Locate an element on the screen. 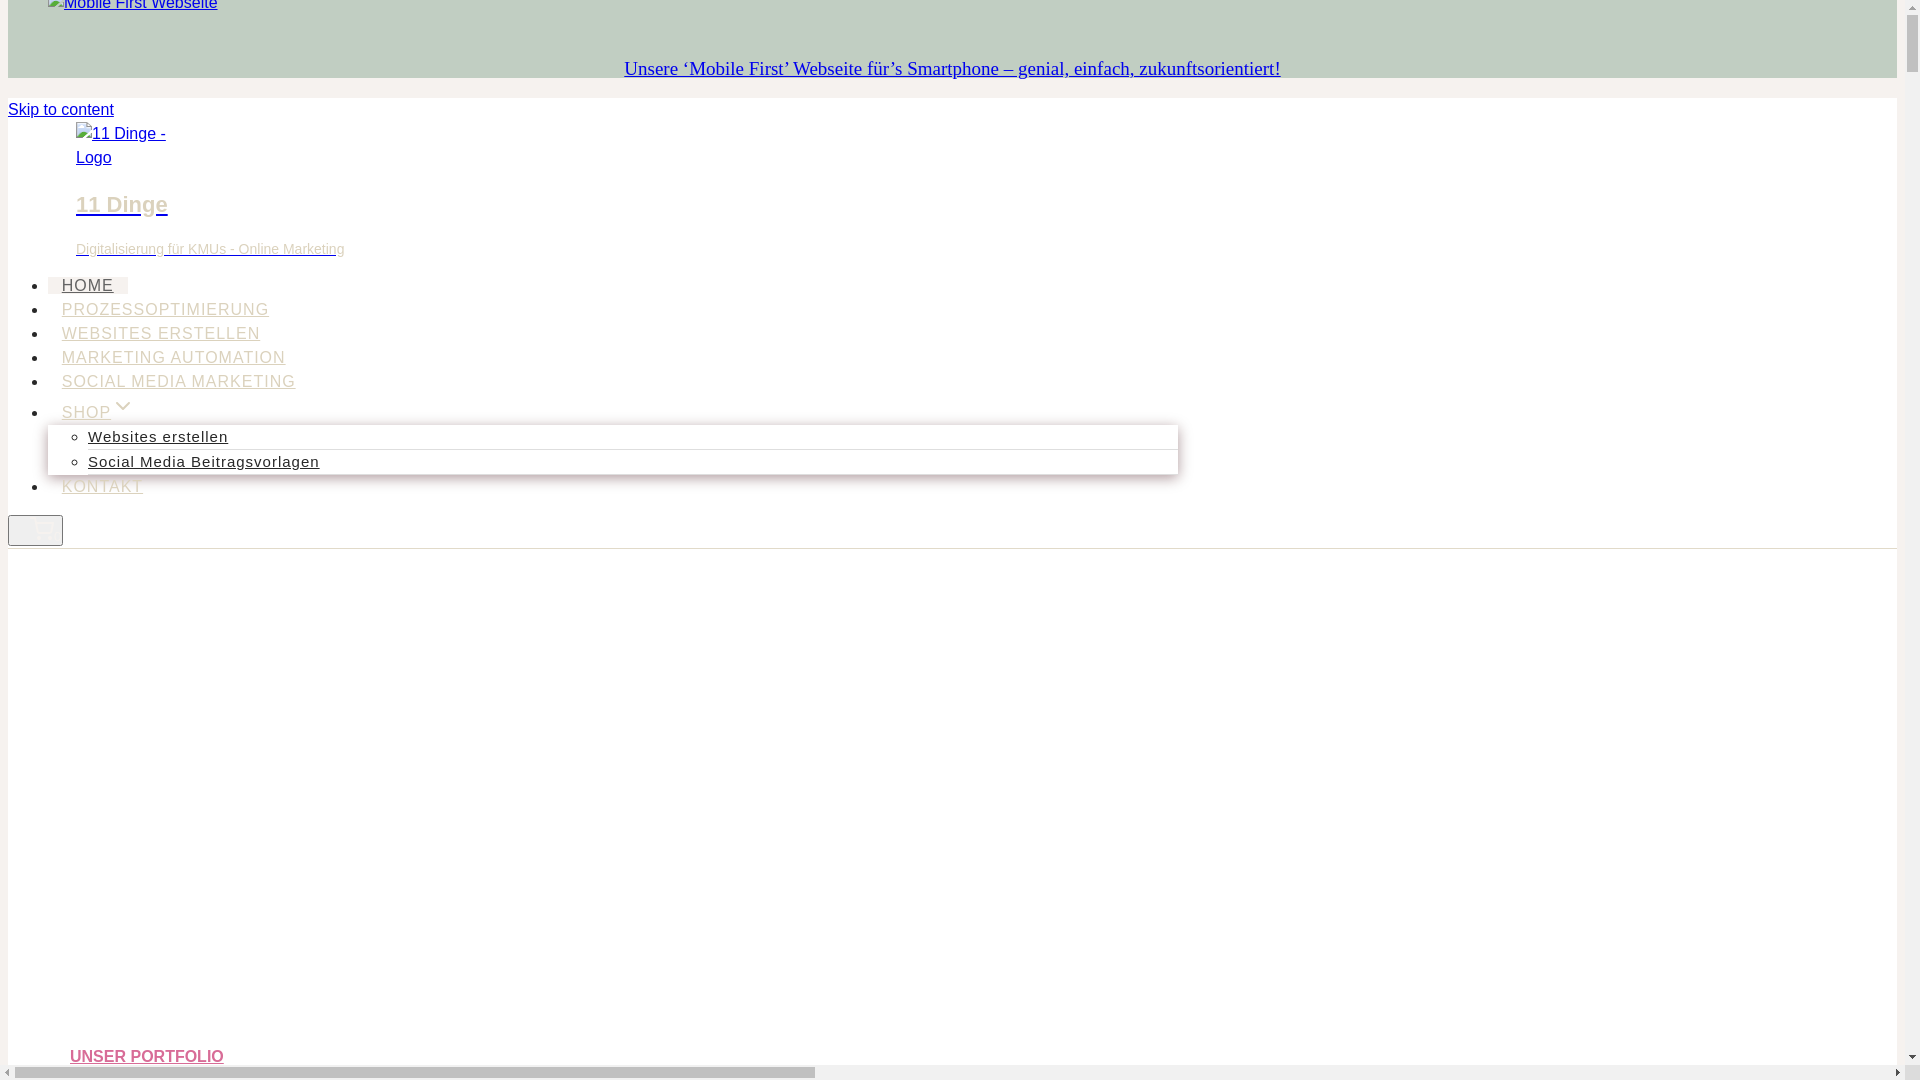  'SOCIAL MEDIA MARKETING' is located at coordinates (178, 381).